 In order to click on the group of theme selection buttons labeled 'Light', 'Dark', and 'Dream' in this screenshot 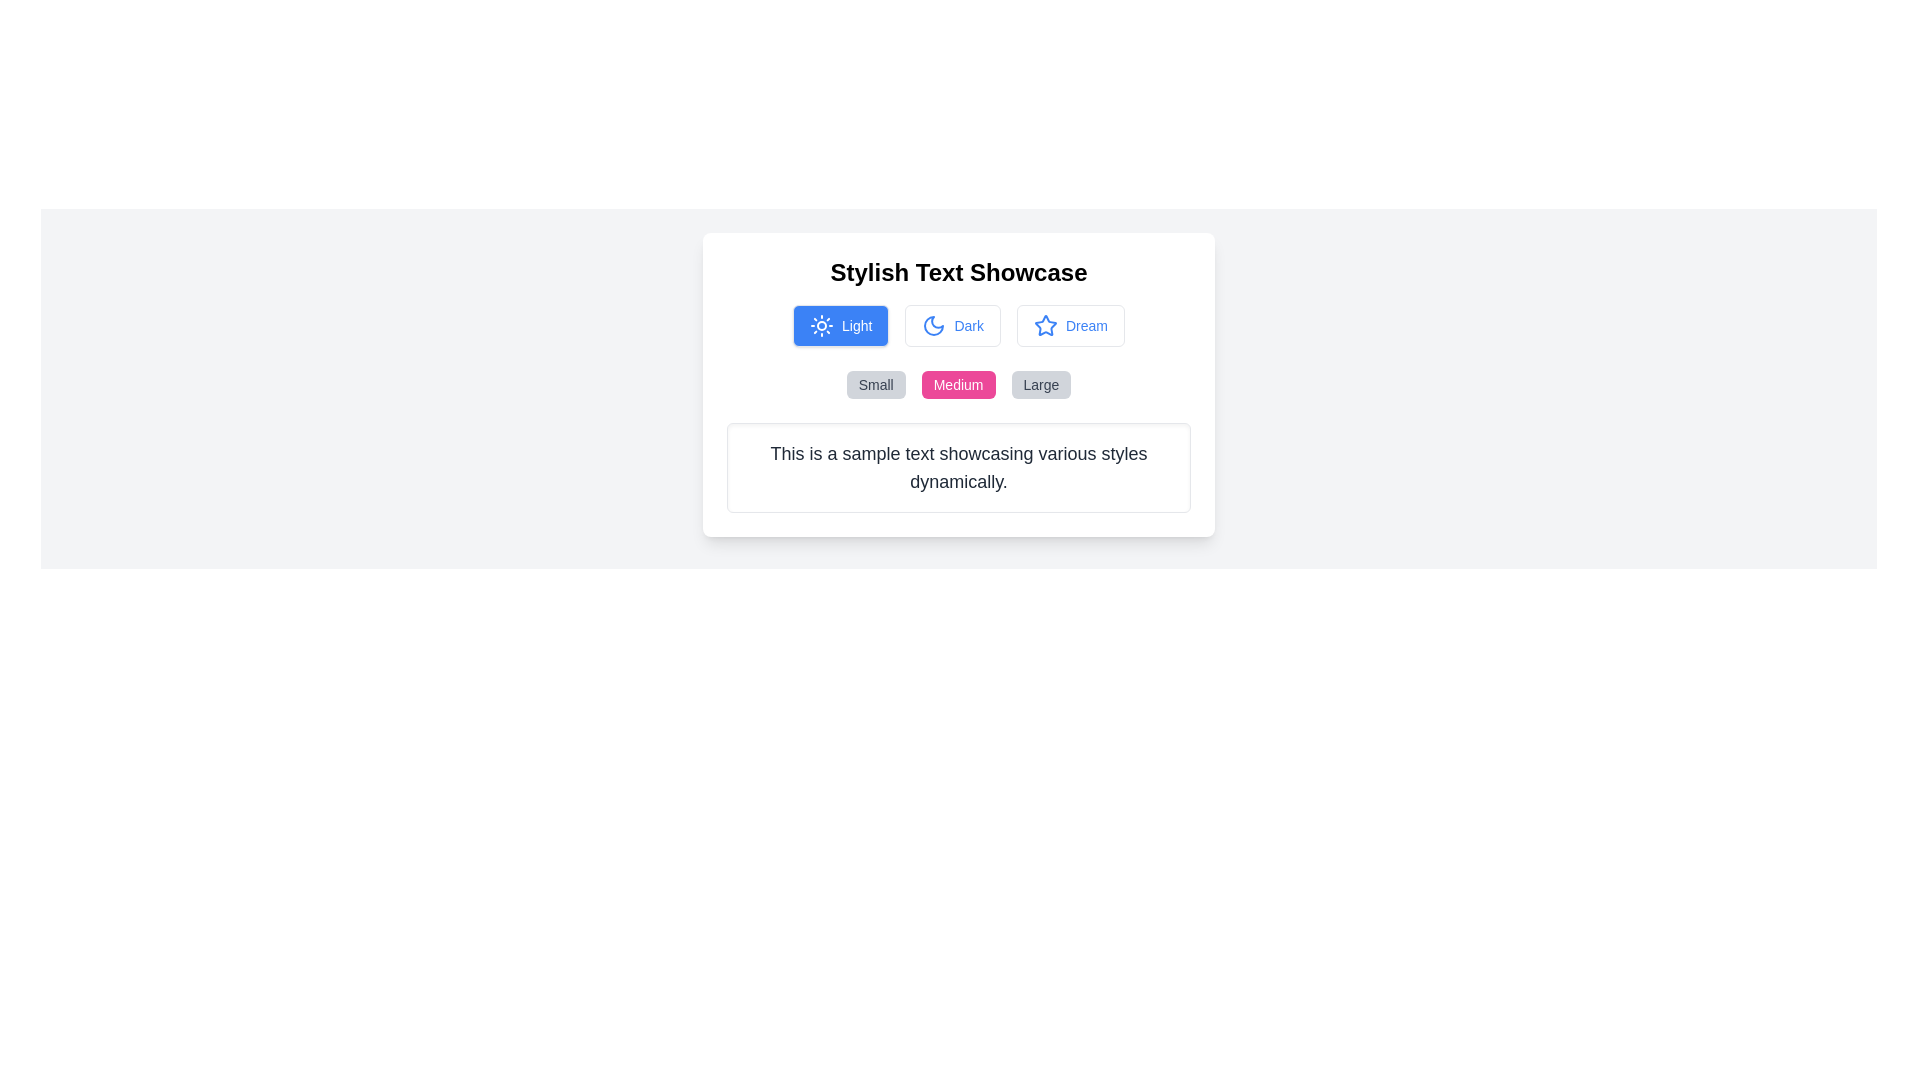, I will do `click(958, 325)`.